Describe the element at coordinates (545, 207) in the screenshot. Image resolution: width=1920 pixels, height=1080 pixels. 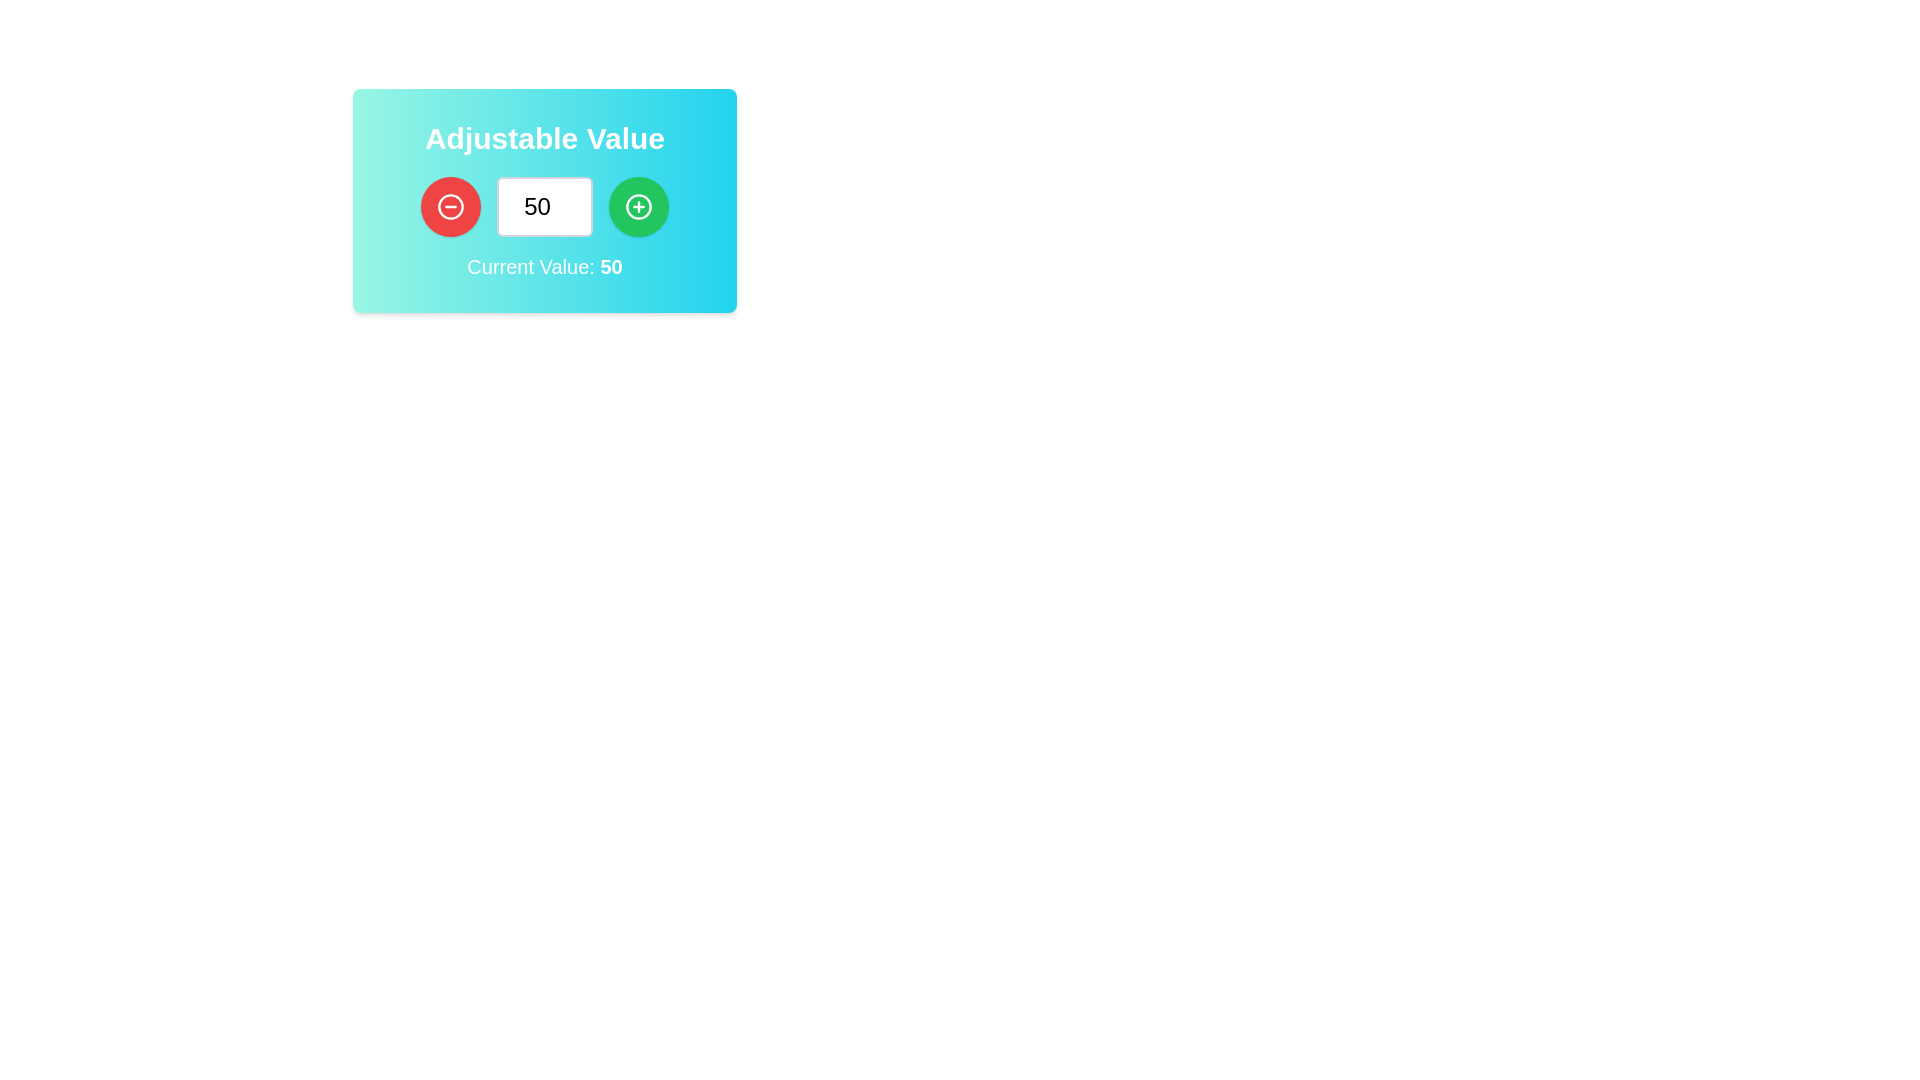
I see `the numerical input field displaying the value '50' to focus on it` at that location.